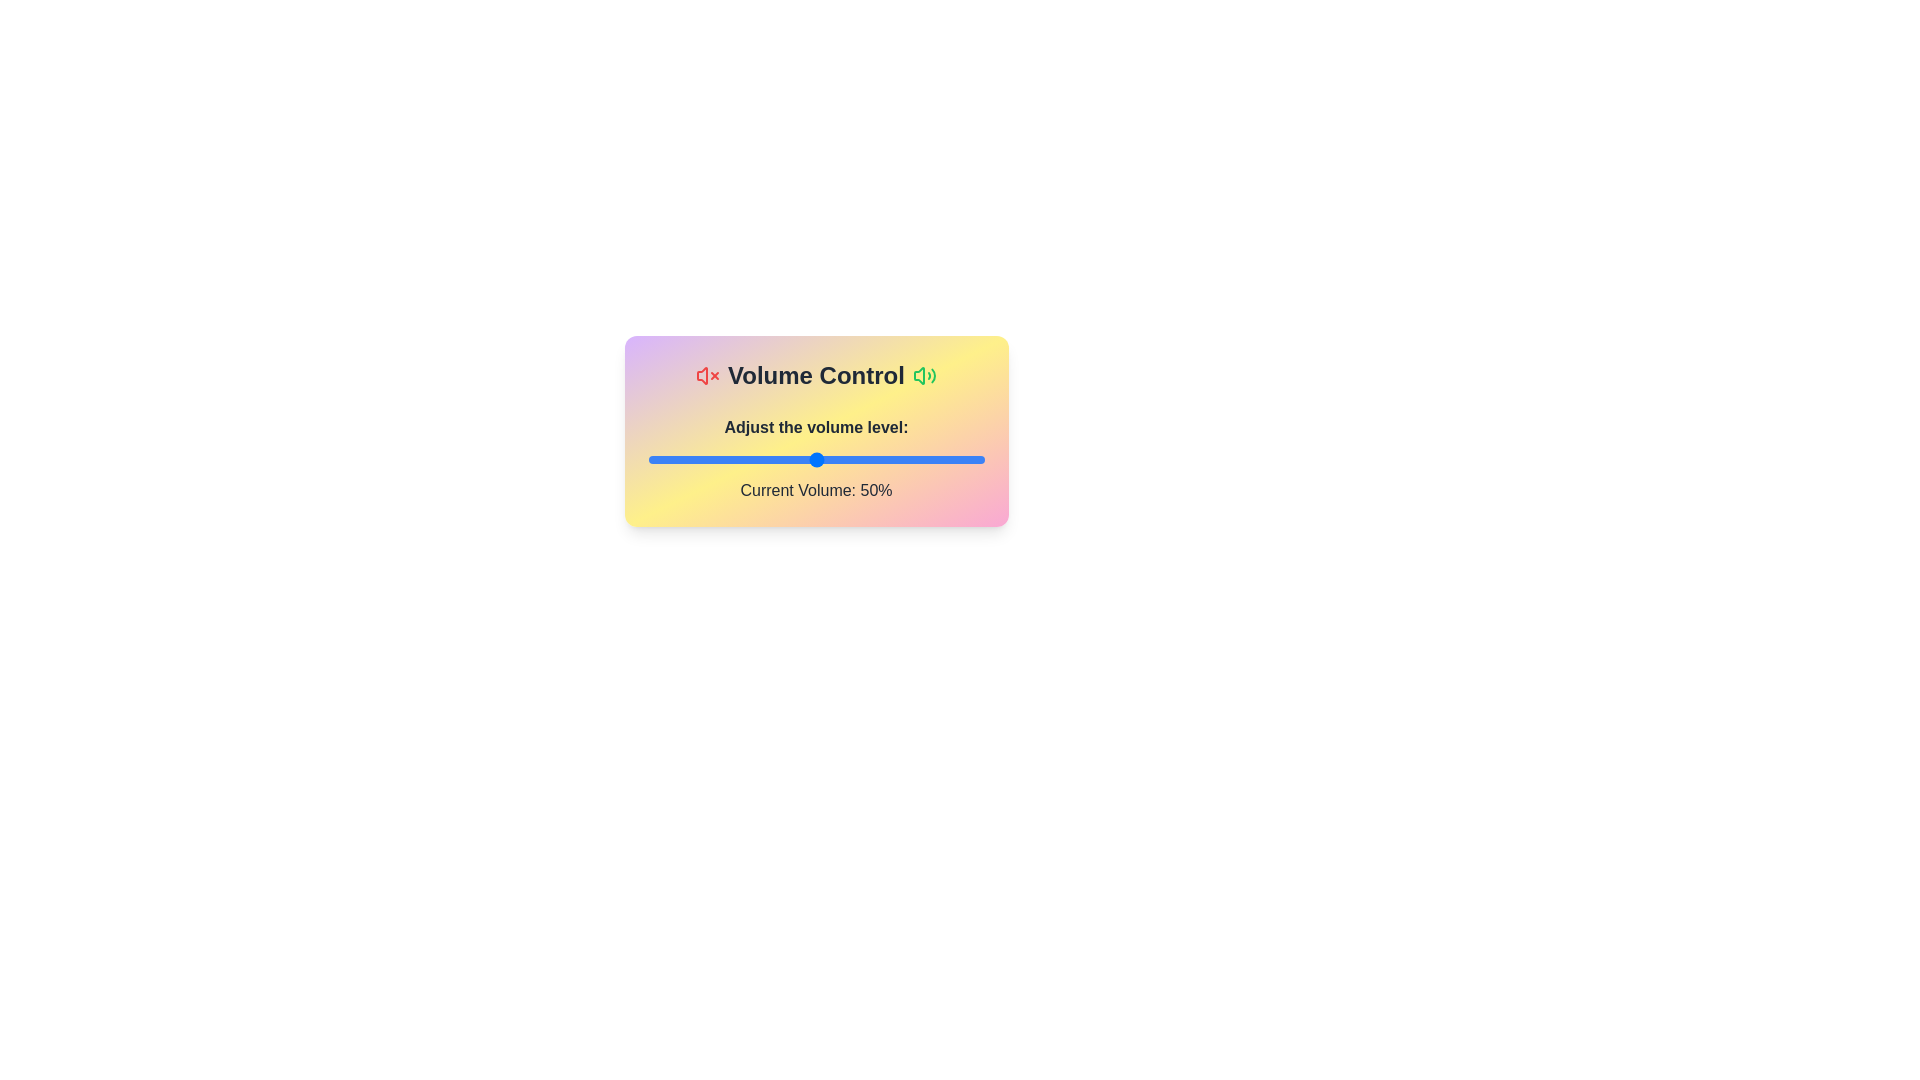 The image size is (1920, 1080). I want to click on the volume to 87% by interacting with the slider, so click(939, 459).